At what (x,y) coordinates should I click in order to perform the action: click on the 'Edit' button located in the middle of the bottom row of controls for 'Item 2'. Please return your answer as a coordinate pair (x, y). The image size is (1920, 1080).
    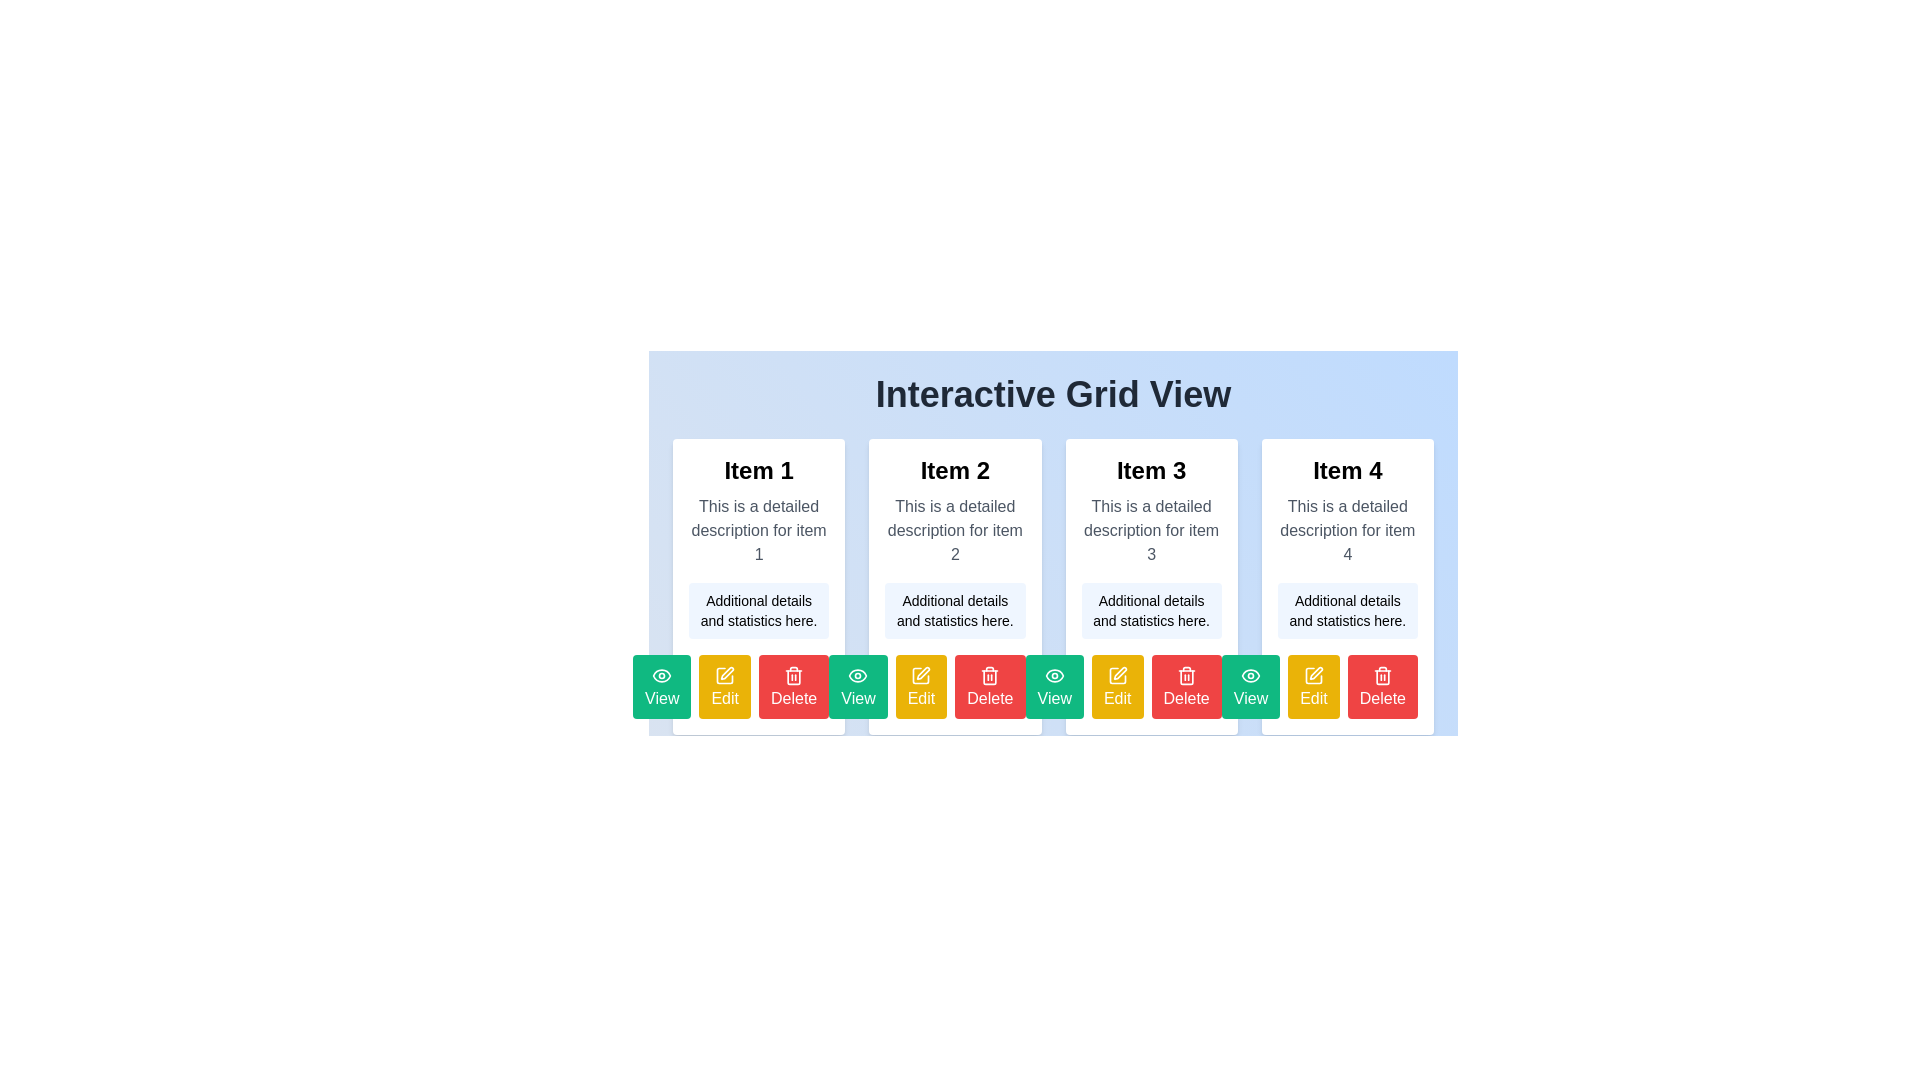
    Looking at the image, I should click on (920, 685).